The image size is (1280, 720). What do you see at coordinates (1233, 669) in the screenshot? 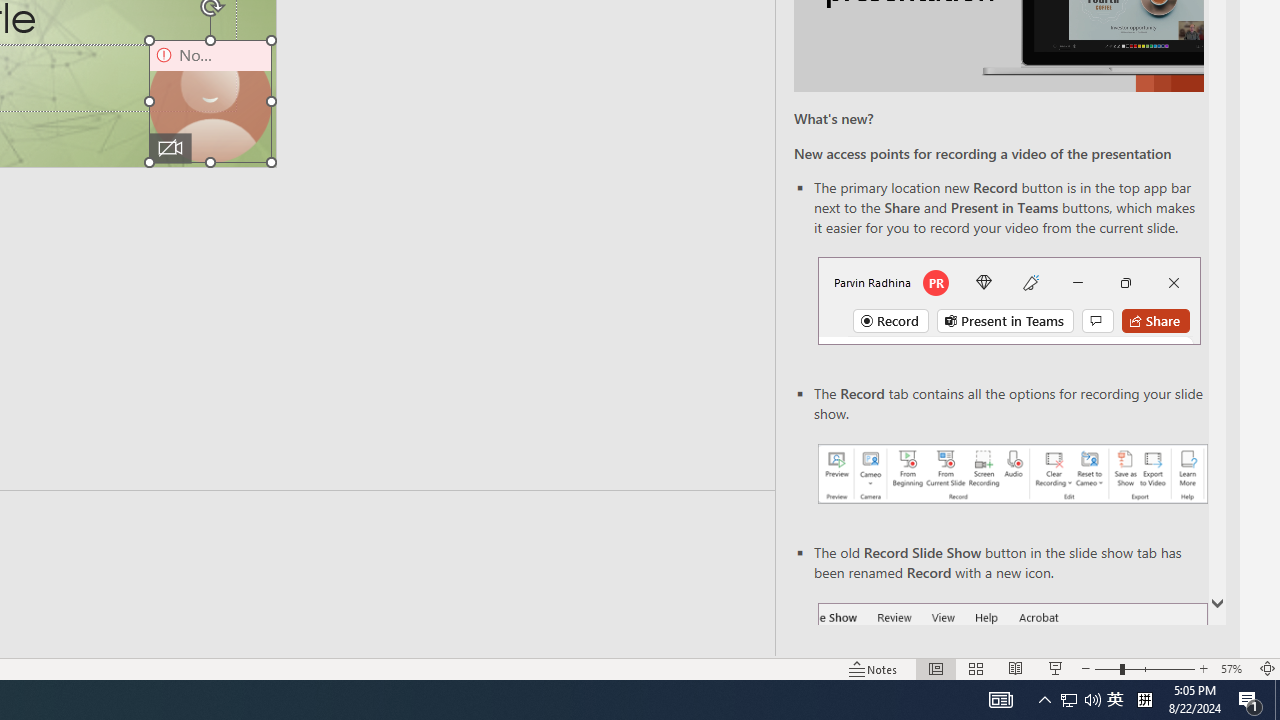
I see `'Zoom 57%'` at bounding box center [1233, 669].